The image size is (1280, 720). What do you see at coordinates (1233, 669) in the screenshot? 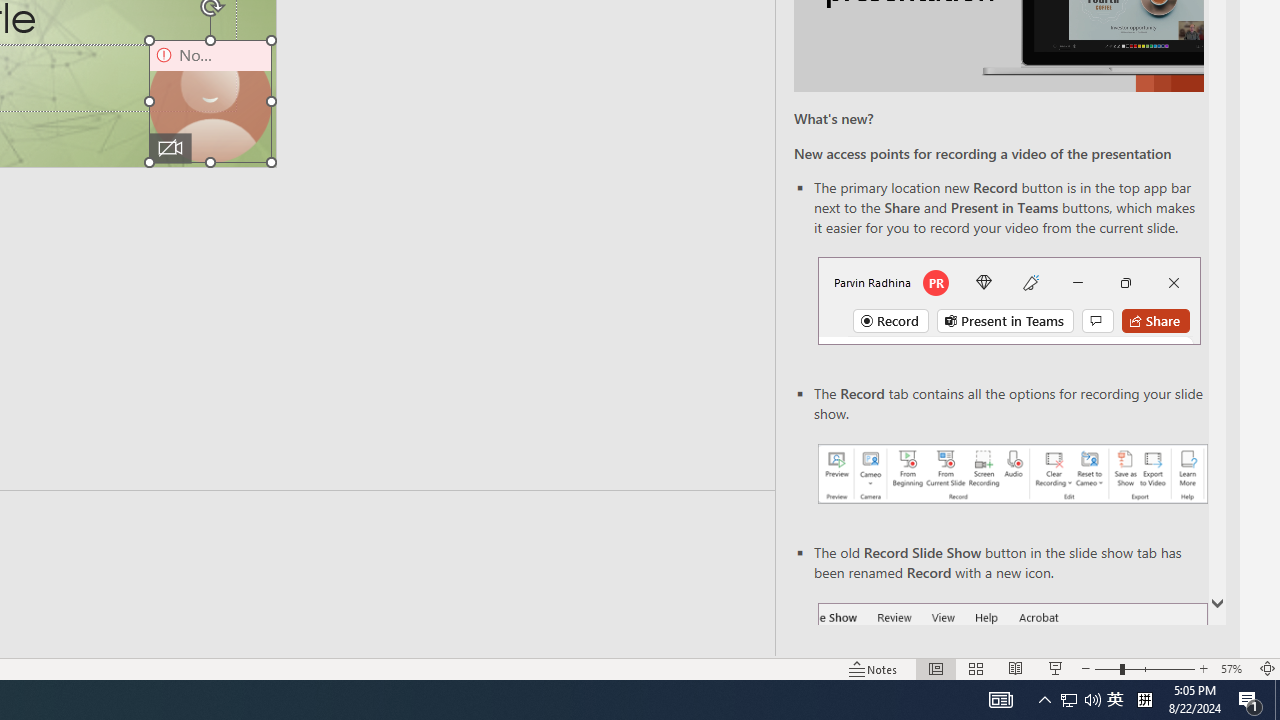
I see `'Zoom 57%'` at bounding box center [1233, 669].